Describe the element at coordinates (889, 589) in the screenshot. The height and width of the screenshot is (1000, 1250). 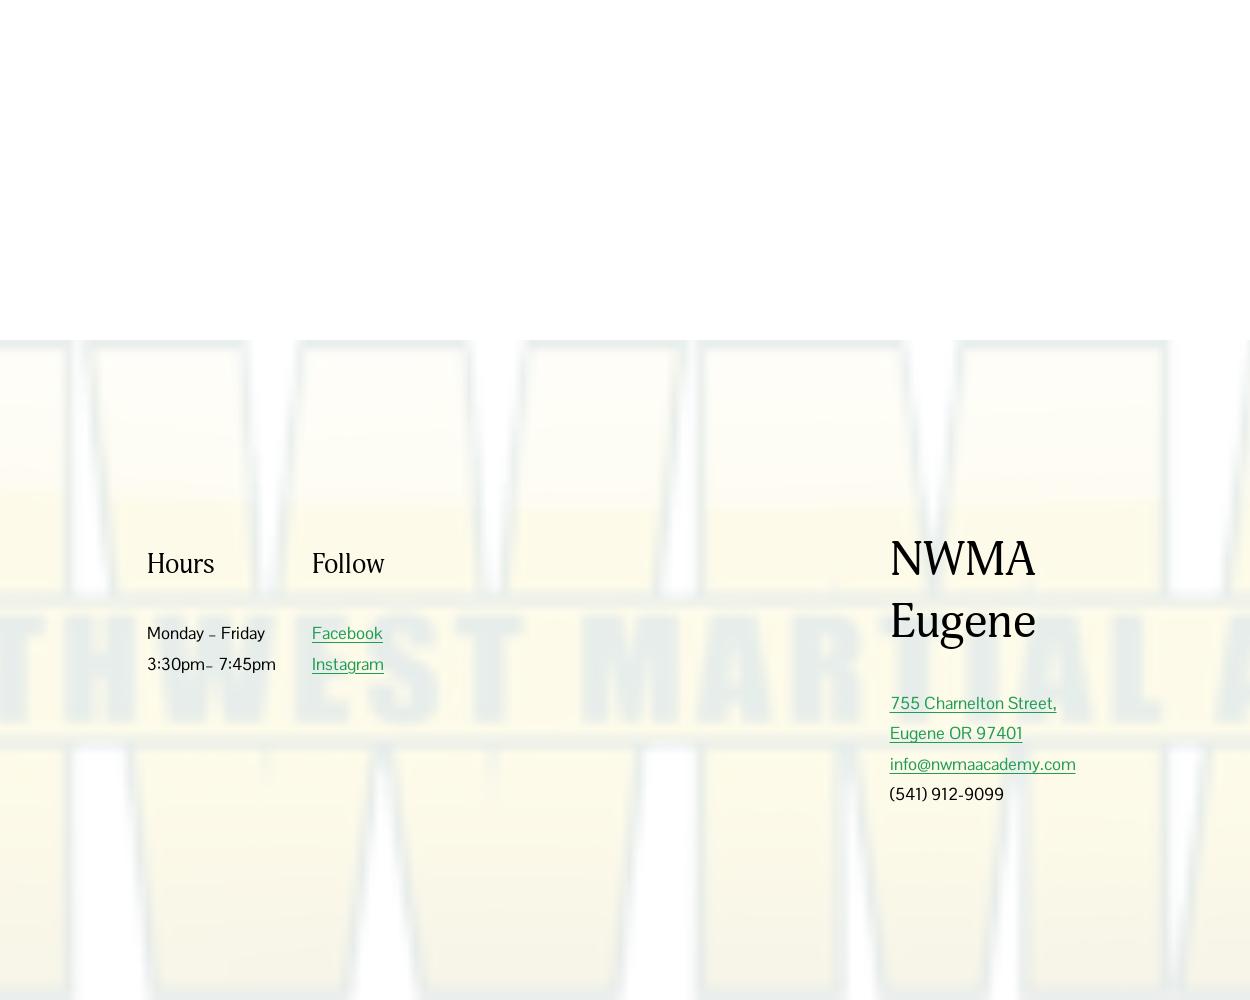
I see `'NWMA Eugene'` at that location.